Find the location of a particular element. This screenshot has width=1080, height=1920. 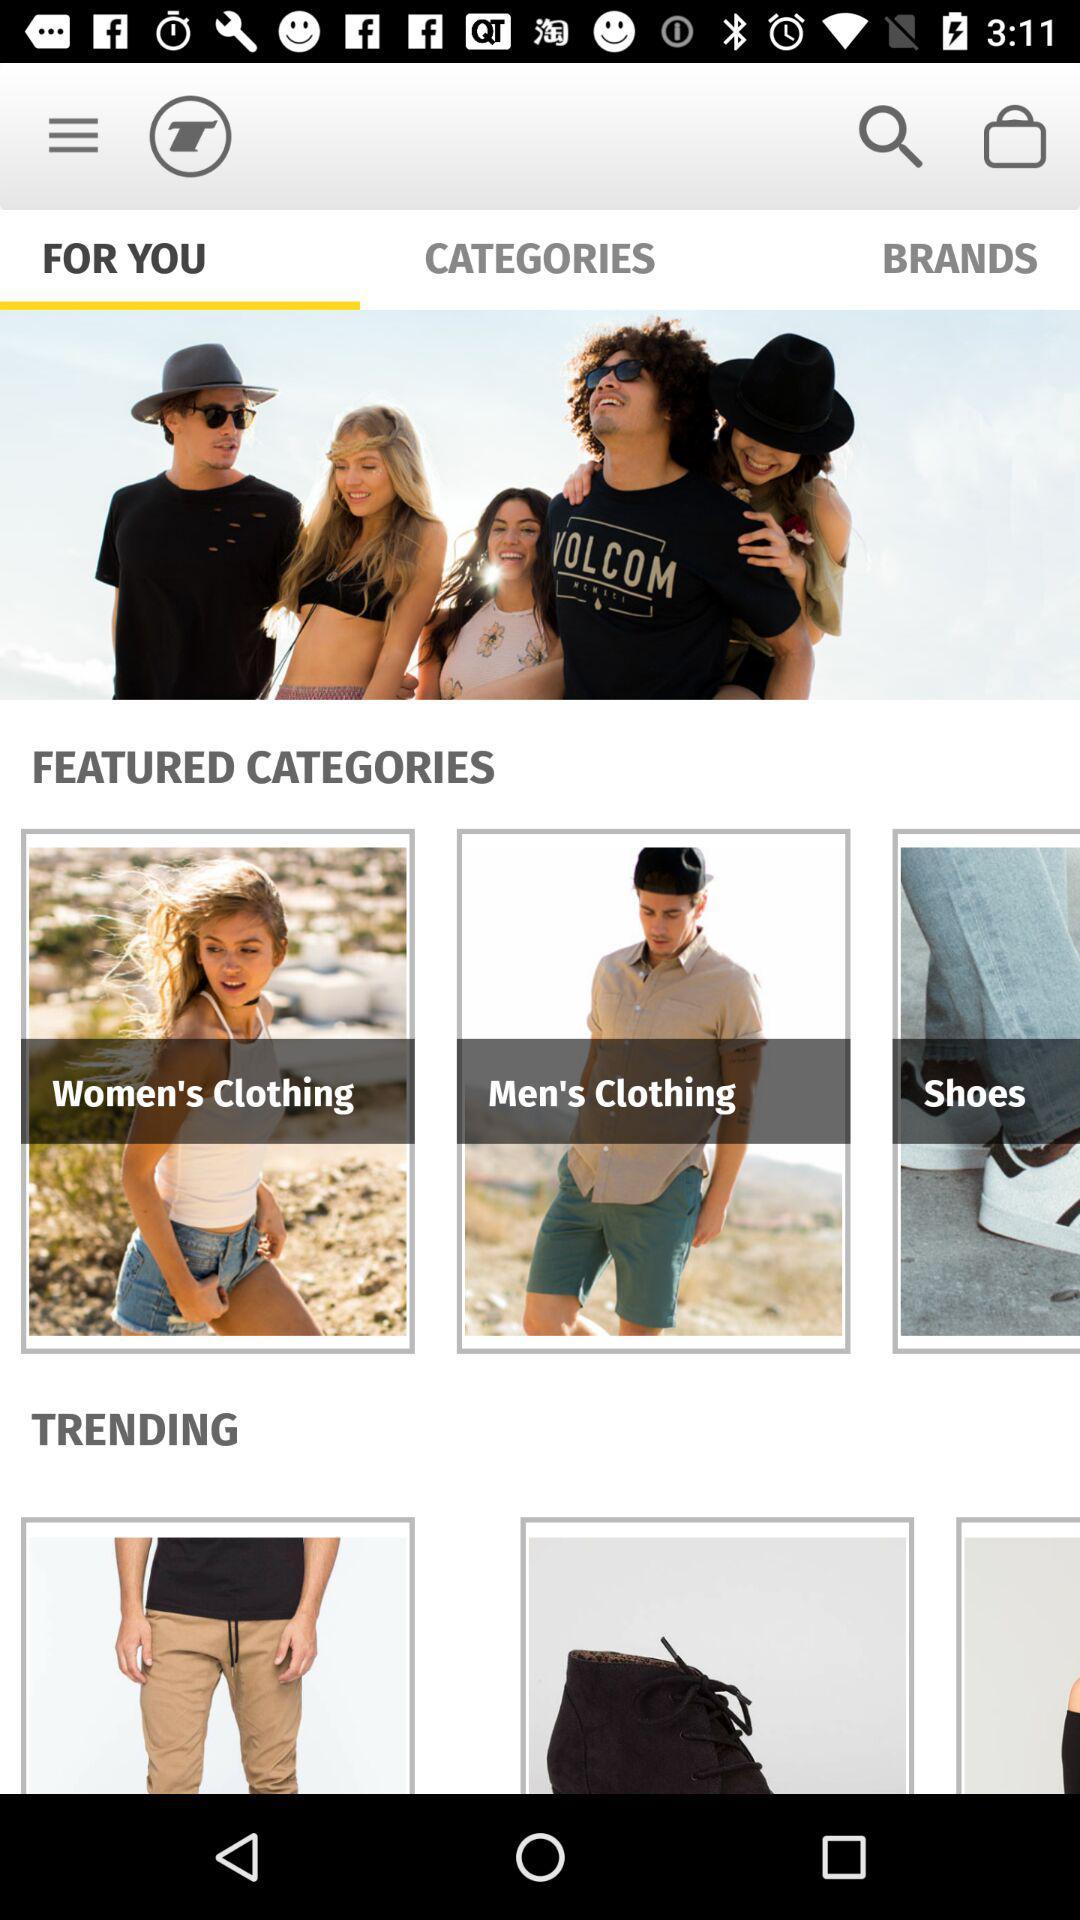

for you item is located at coordinates (124, 254).